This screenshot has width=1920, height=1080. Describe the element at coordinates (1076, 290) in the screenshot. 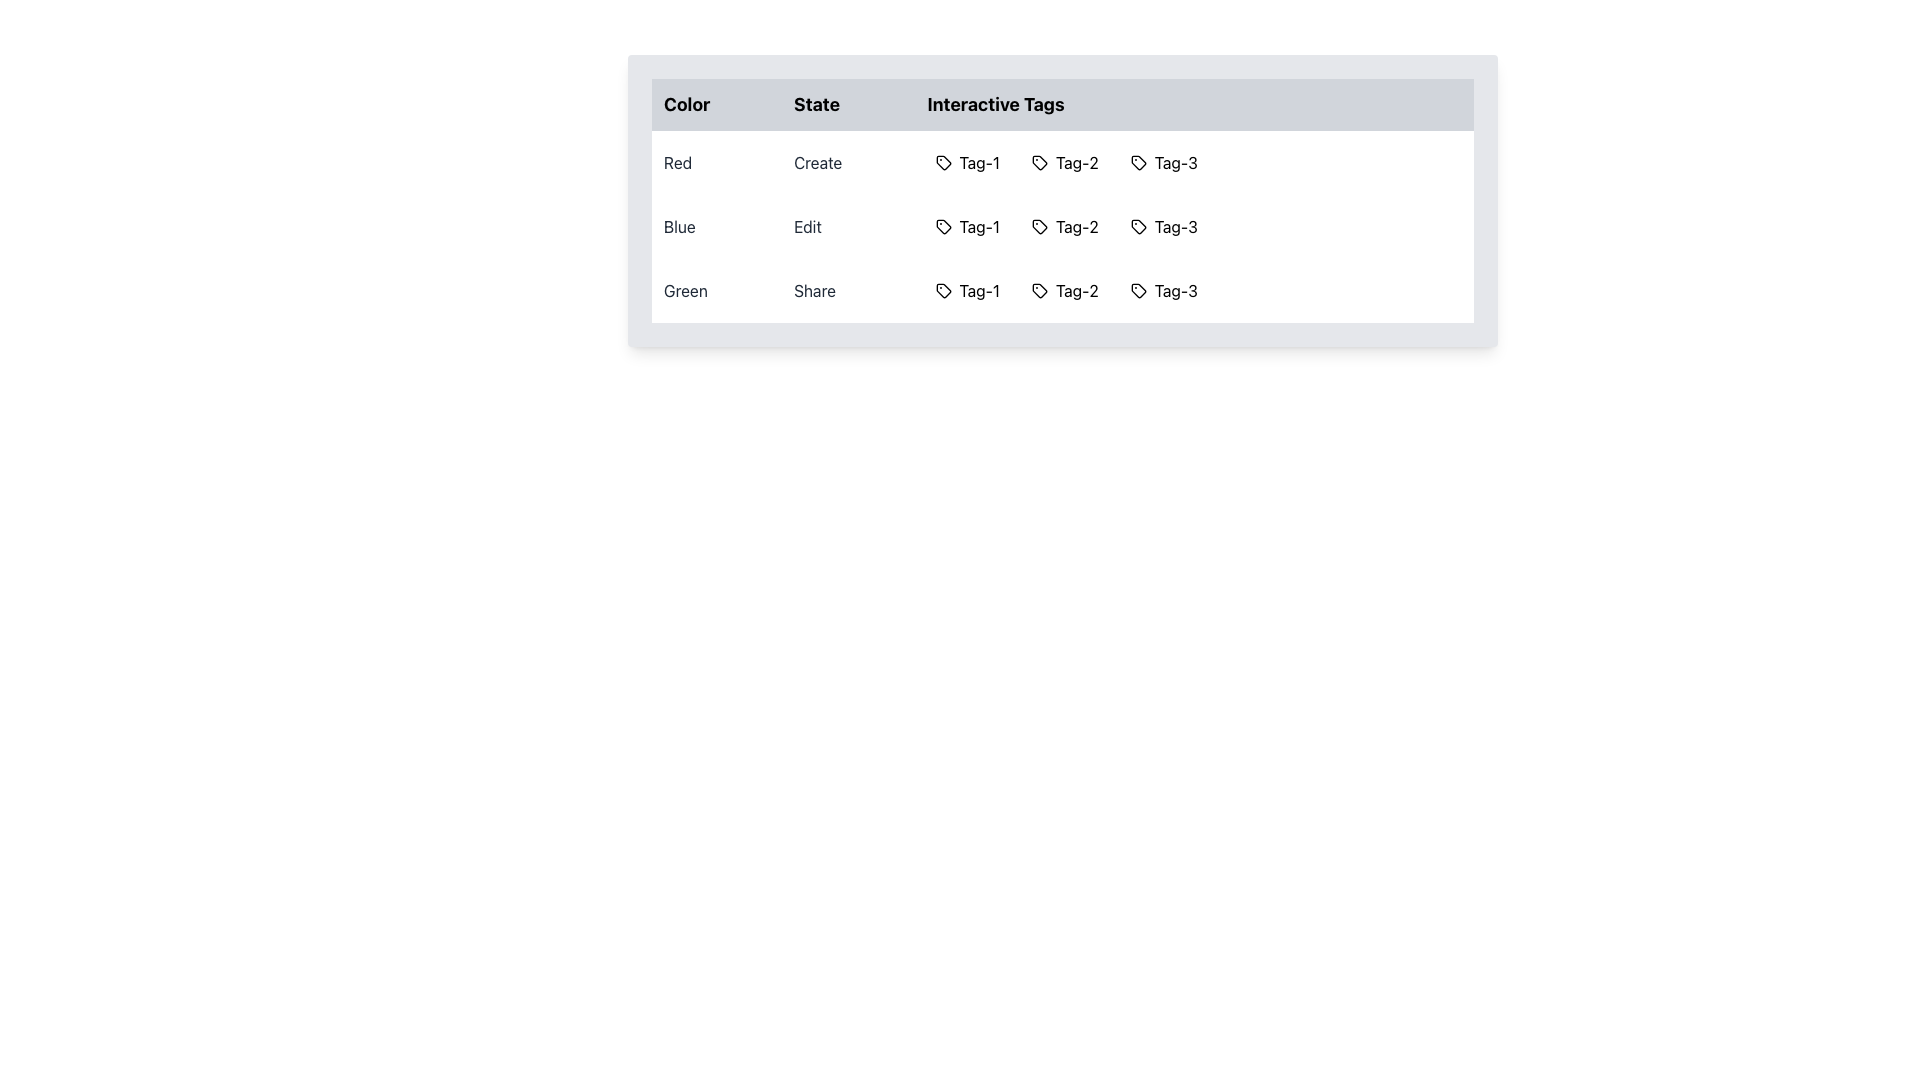

I see `the text label displaying 'Tag-2', styled in a sans-serif font with a green background, located in the third row of the 'Interactive Tags' column of the table` at that location.